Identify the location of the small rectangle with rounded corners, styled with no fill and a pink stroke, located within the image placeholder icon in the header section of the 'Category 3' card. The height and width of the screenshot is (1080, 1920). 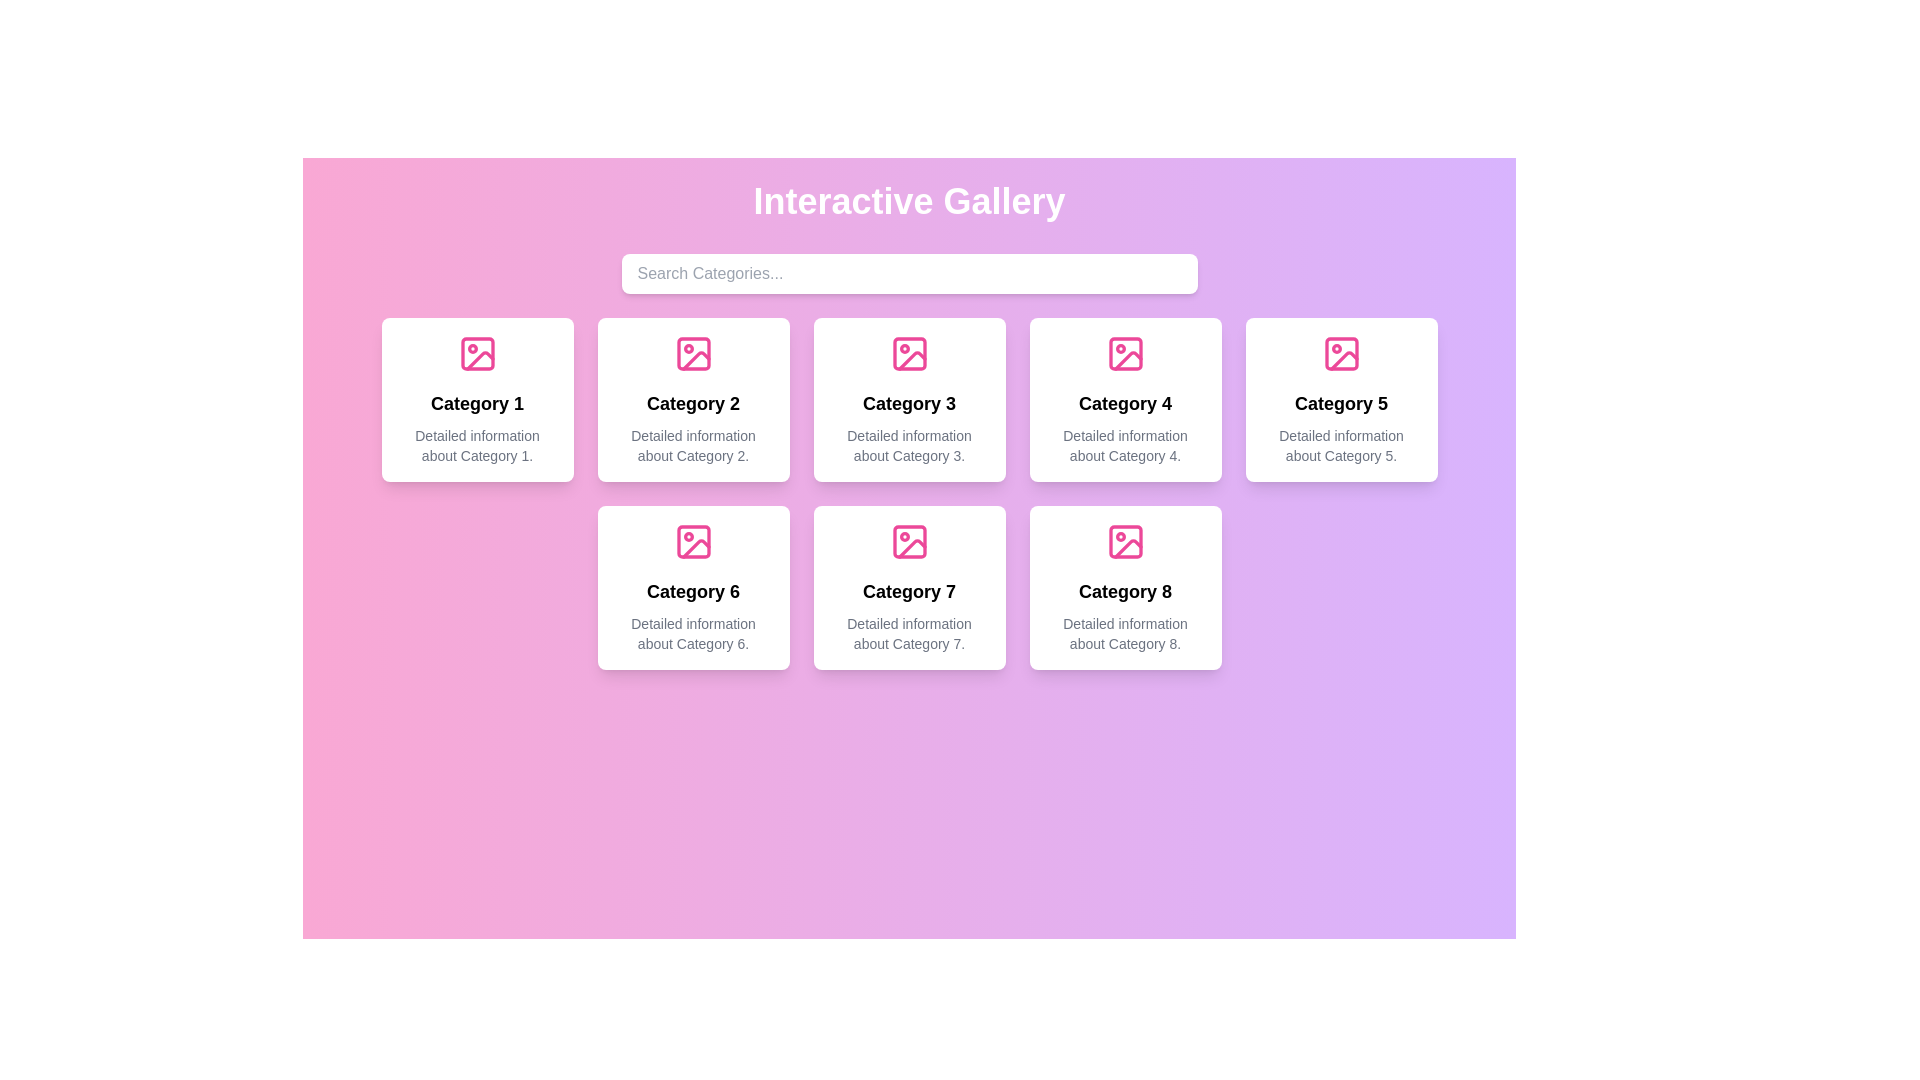
(908, 353).